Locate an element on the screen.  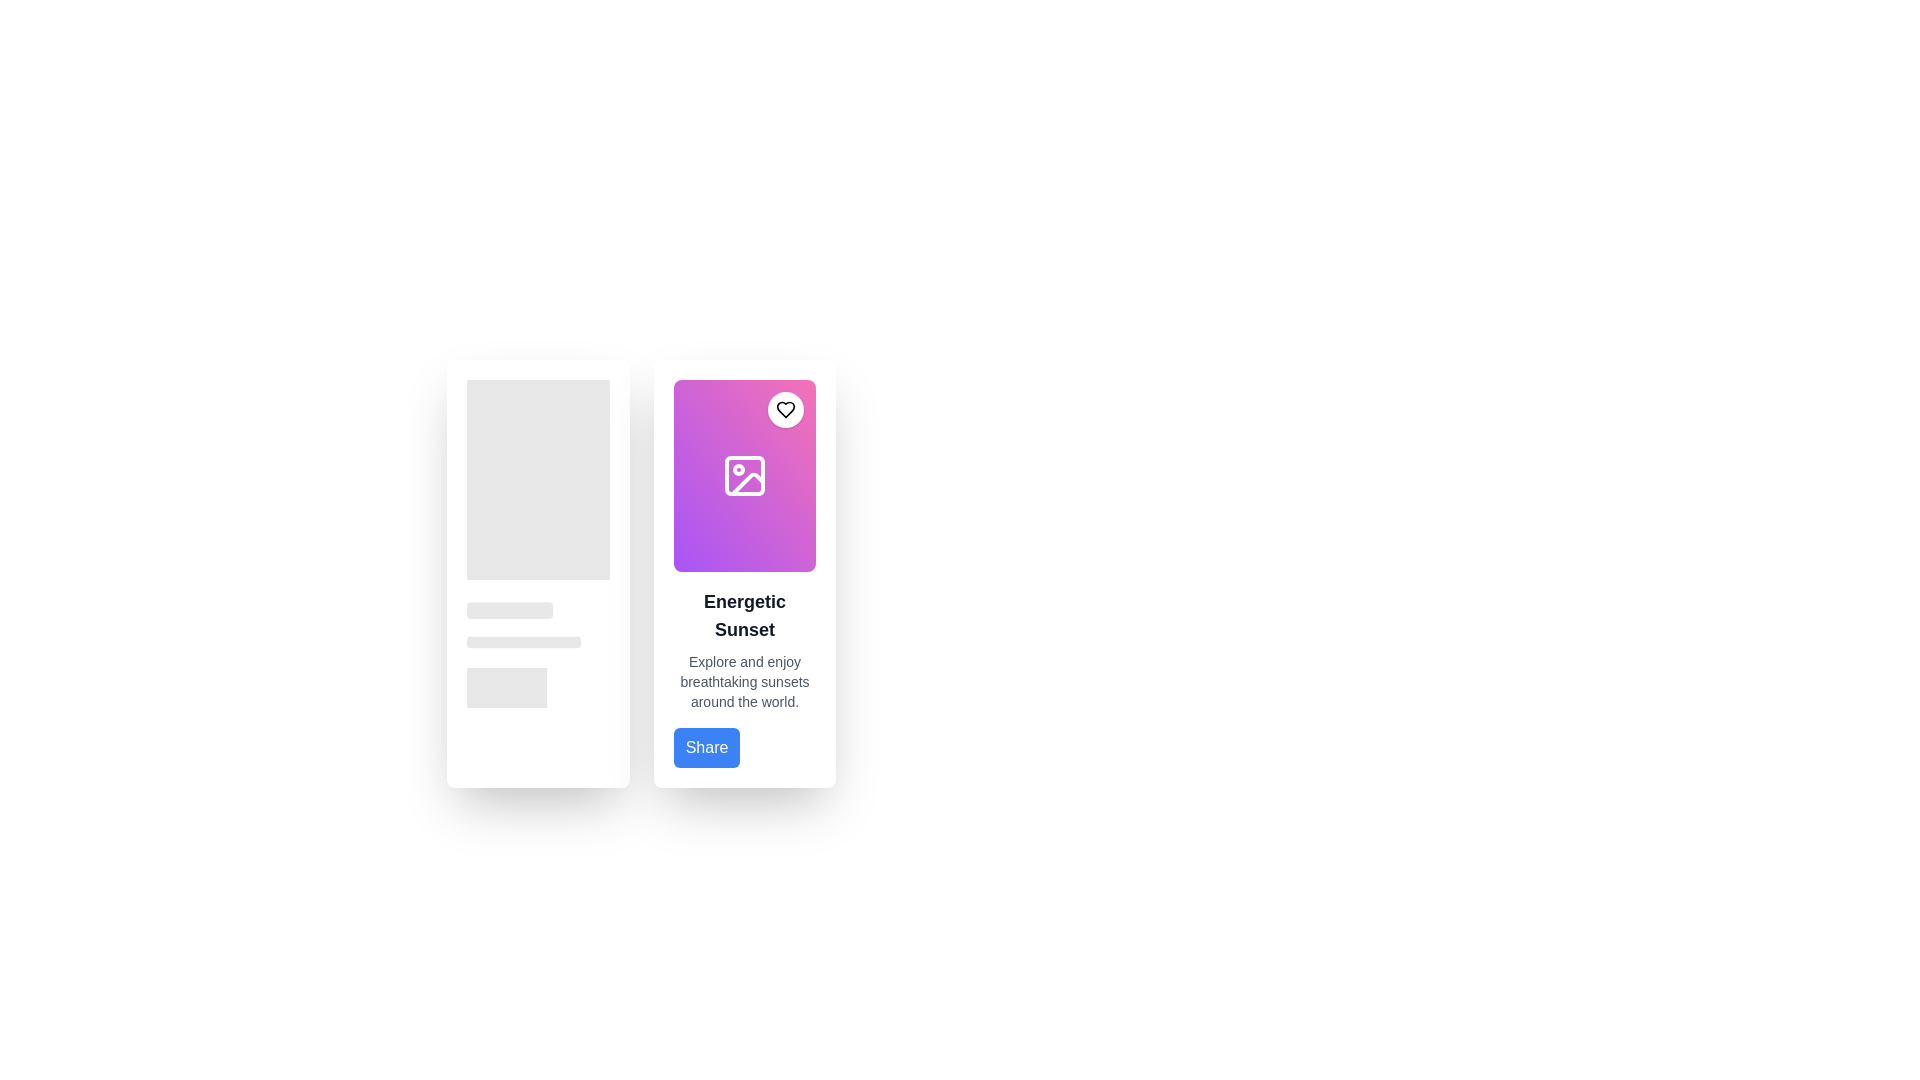
the icon resembling a picture with a mountain design, which is centered in the upper half of the card's purple-to-pink gradient background is located at coordinates (743, 475).